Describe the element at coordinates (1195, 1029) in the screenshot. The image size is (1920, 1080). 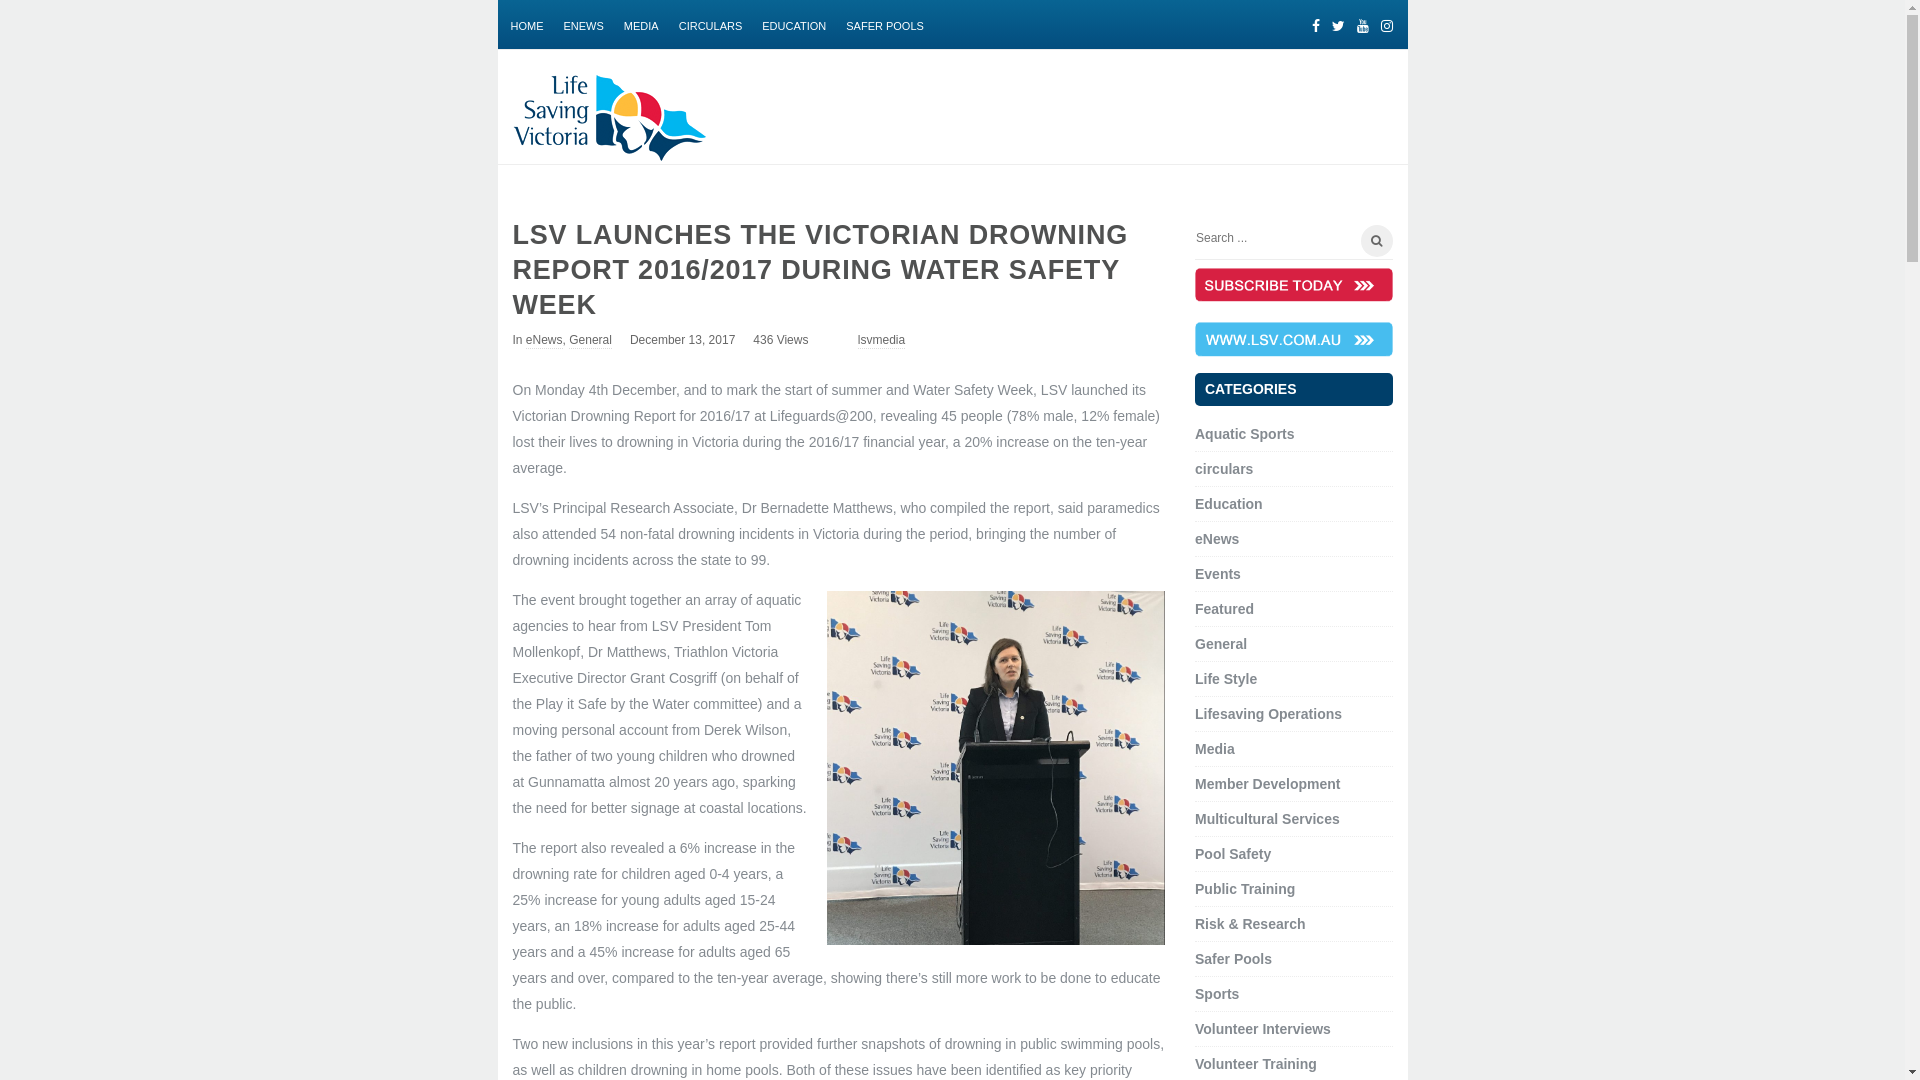
I see `'Volunteer Interviews'` at that location.